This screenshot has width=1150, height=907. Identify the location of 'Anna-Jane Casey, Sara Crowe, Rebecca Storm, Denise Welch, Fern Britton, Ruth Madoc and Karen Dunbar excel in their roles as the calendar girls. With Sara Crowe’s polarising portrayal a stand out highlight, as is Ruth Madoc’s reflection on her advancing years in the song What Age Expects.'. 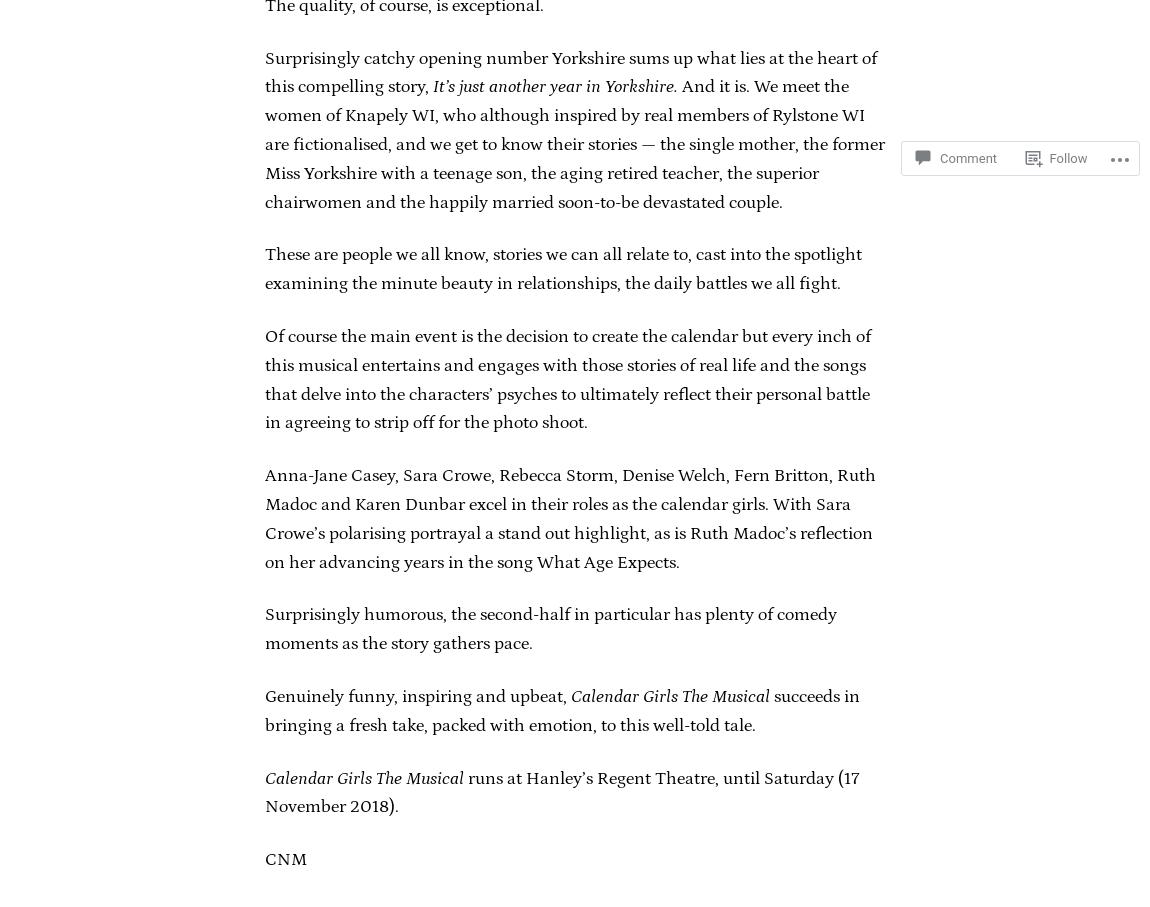
(570, 517).